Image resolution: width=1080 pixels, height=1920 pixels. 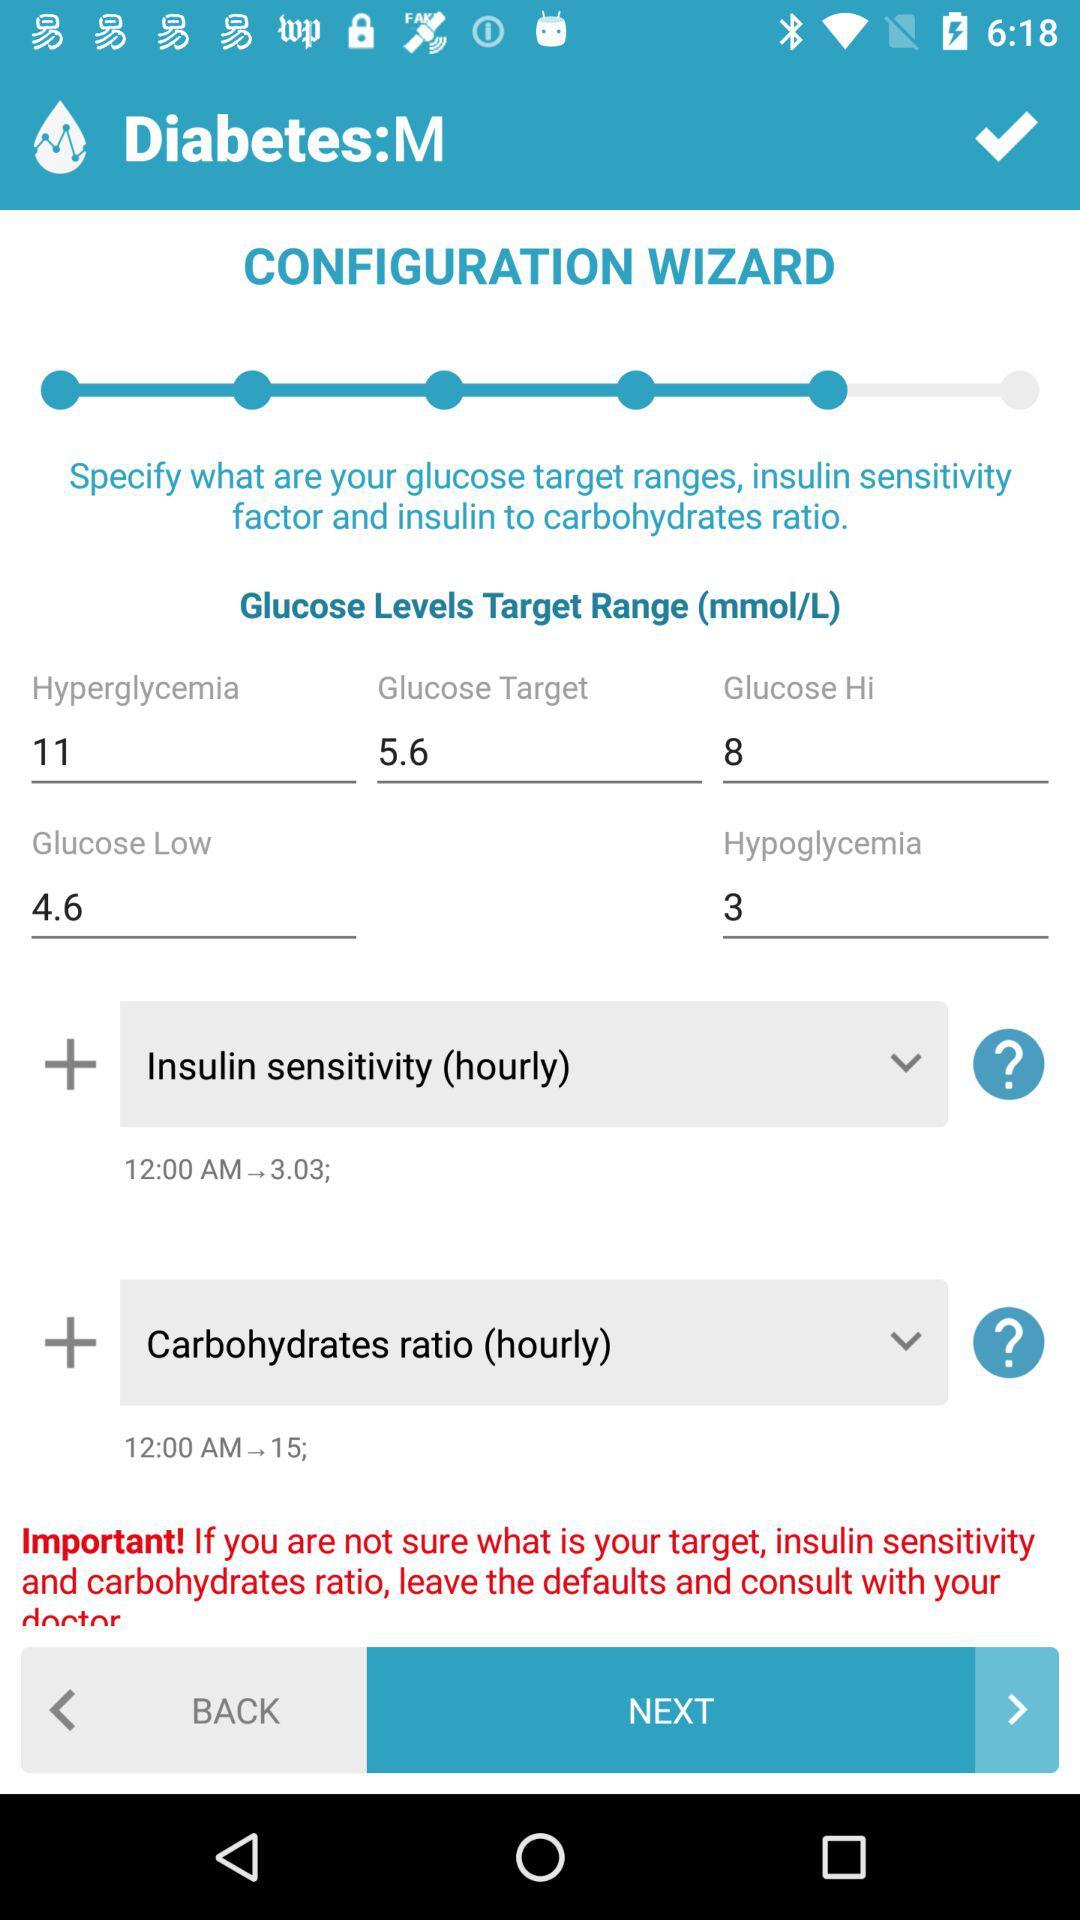 I want to click on icon below the important if you item, so click(x=711, y=1708).